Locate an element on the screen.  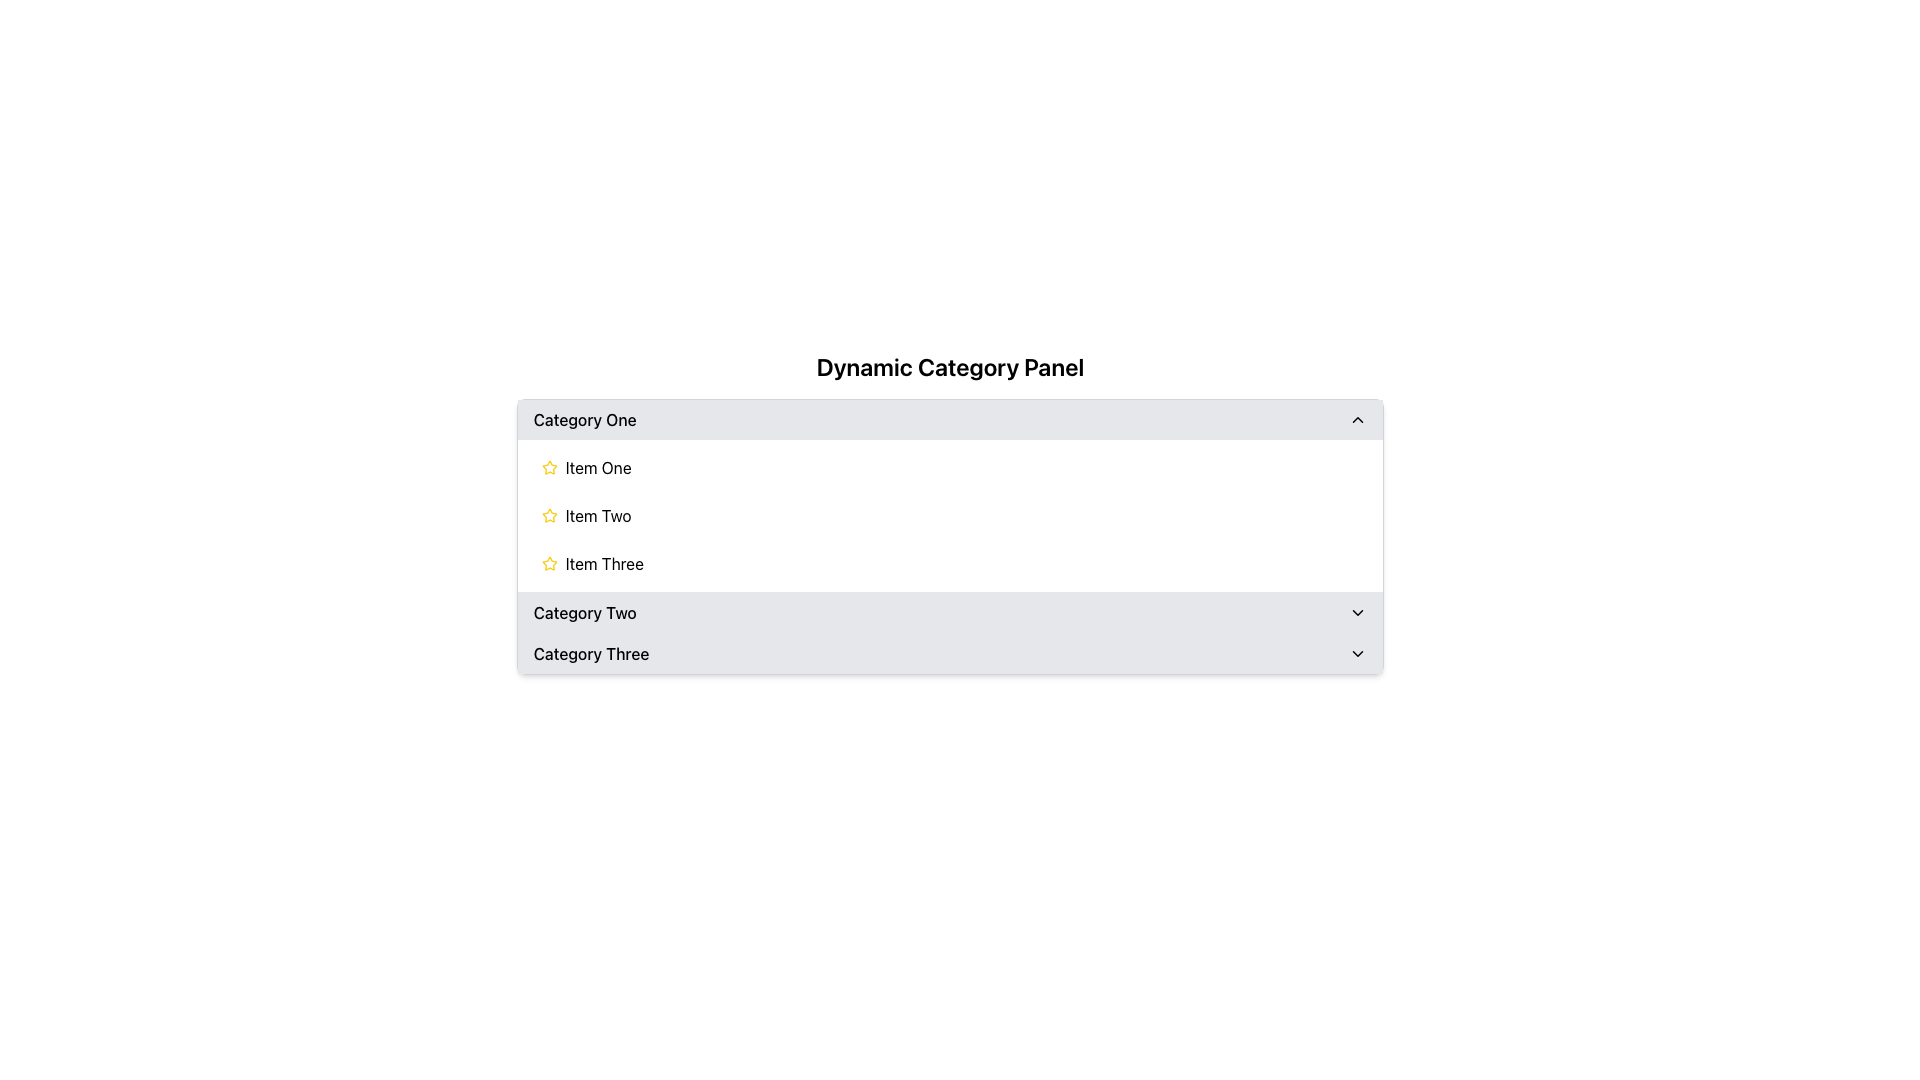
the yellow star icon with a thin stroke style that represents 'Item One' in 'Category One', positioned to the left of the text label is located at coordinates (549, 467).